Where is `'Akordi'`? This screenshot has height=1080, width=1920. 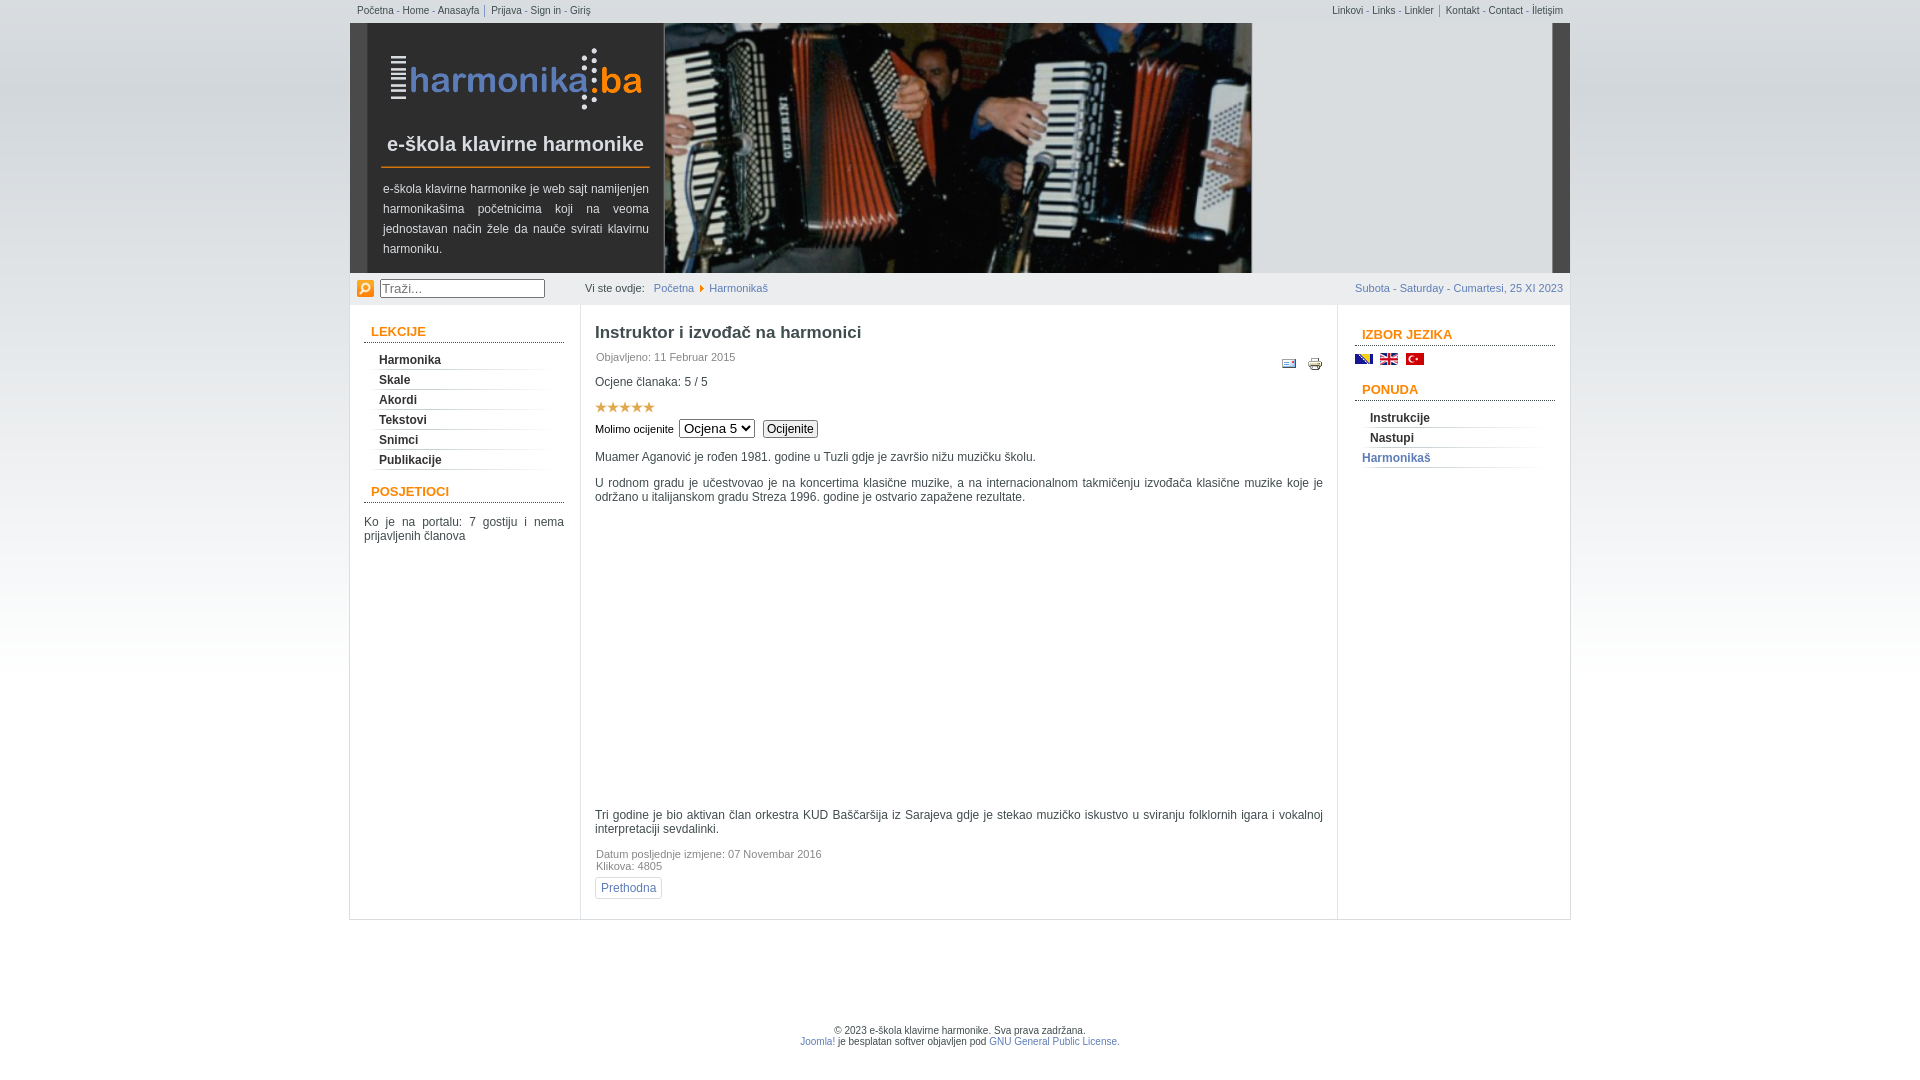 'Akordi' is located at coordinates (463, 400).